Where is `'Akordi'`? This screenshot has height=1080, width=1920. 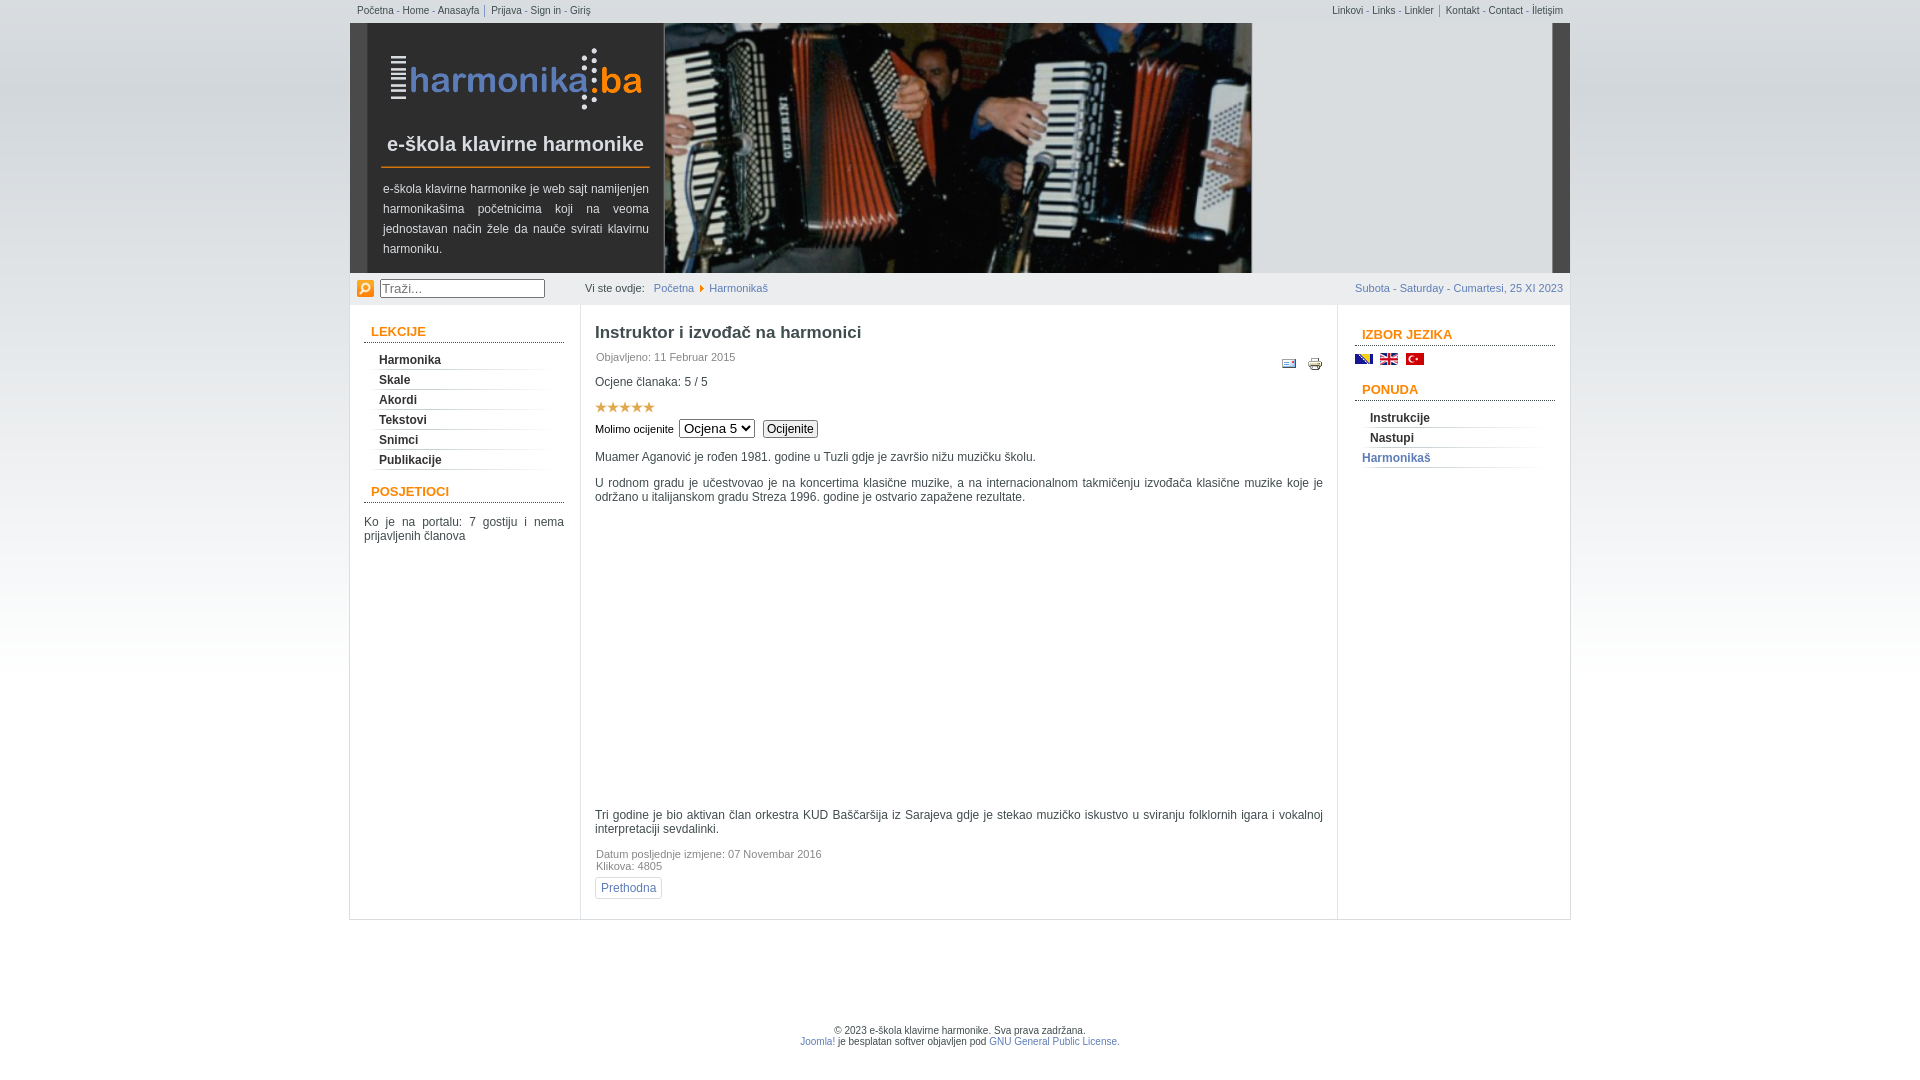 'Akordi' is located at coordinates (463, 400).